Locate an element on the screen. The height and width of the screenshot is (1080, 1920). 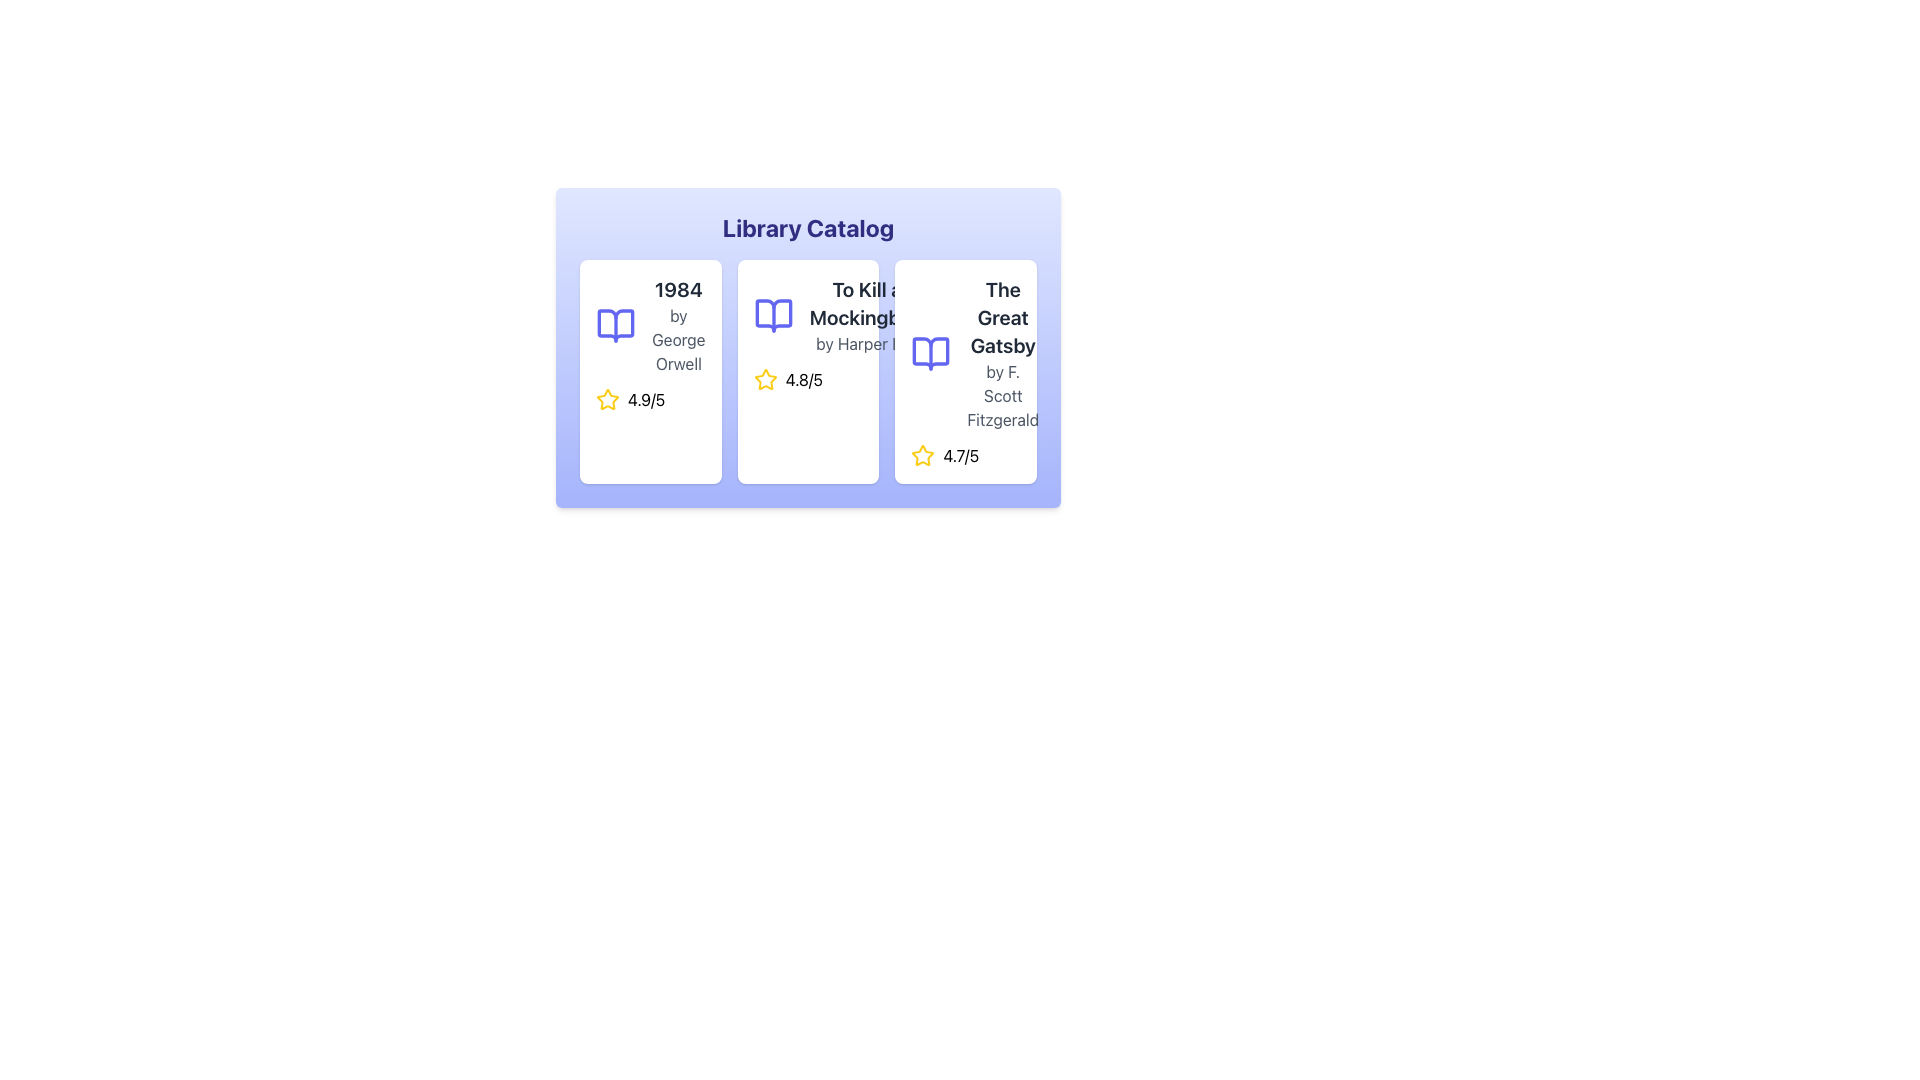
the blue book icon representing 'The Great Gatsby' by F. Scott Fitzgerald, which is located to the left of the title text is located at coordinates (930, 353).